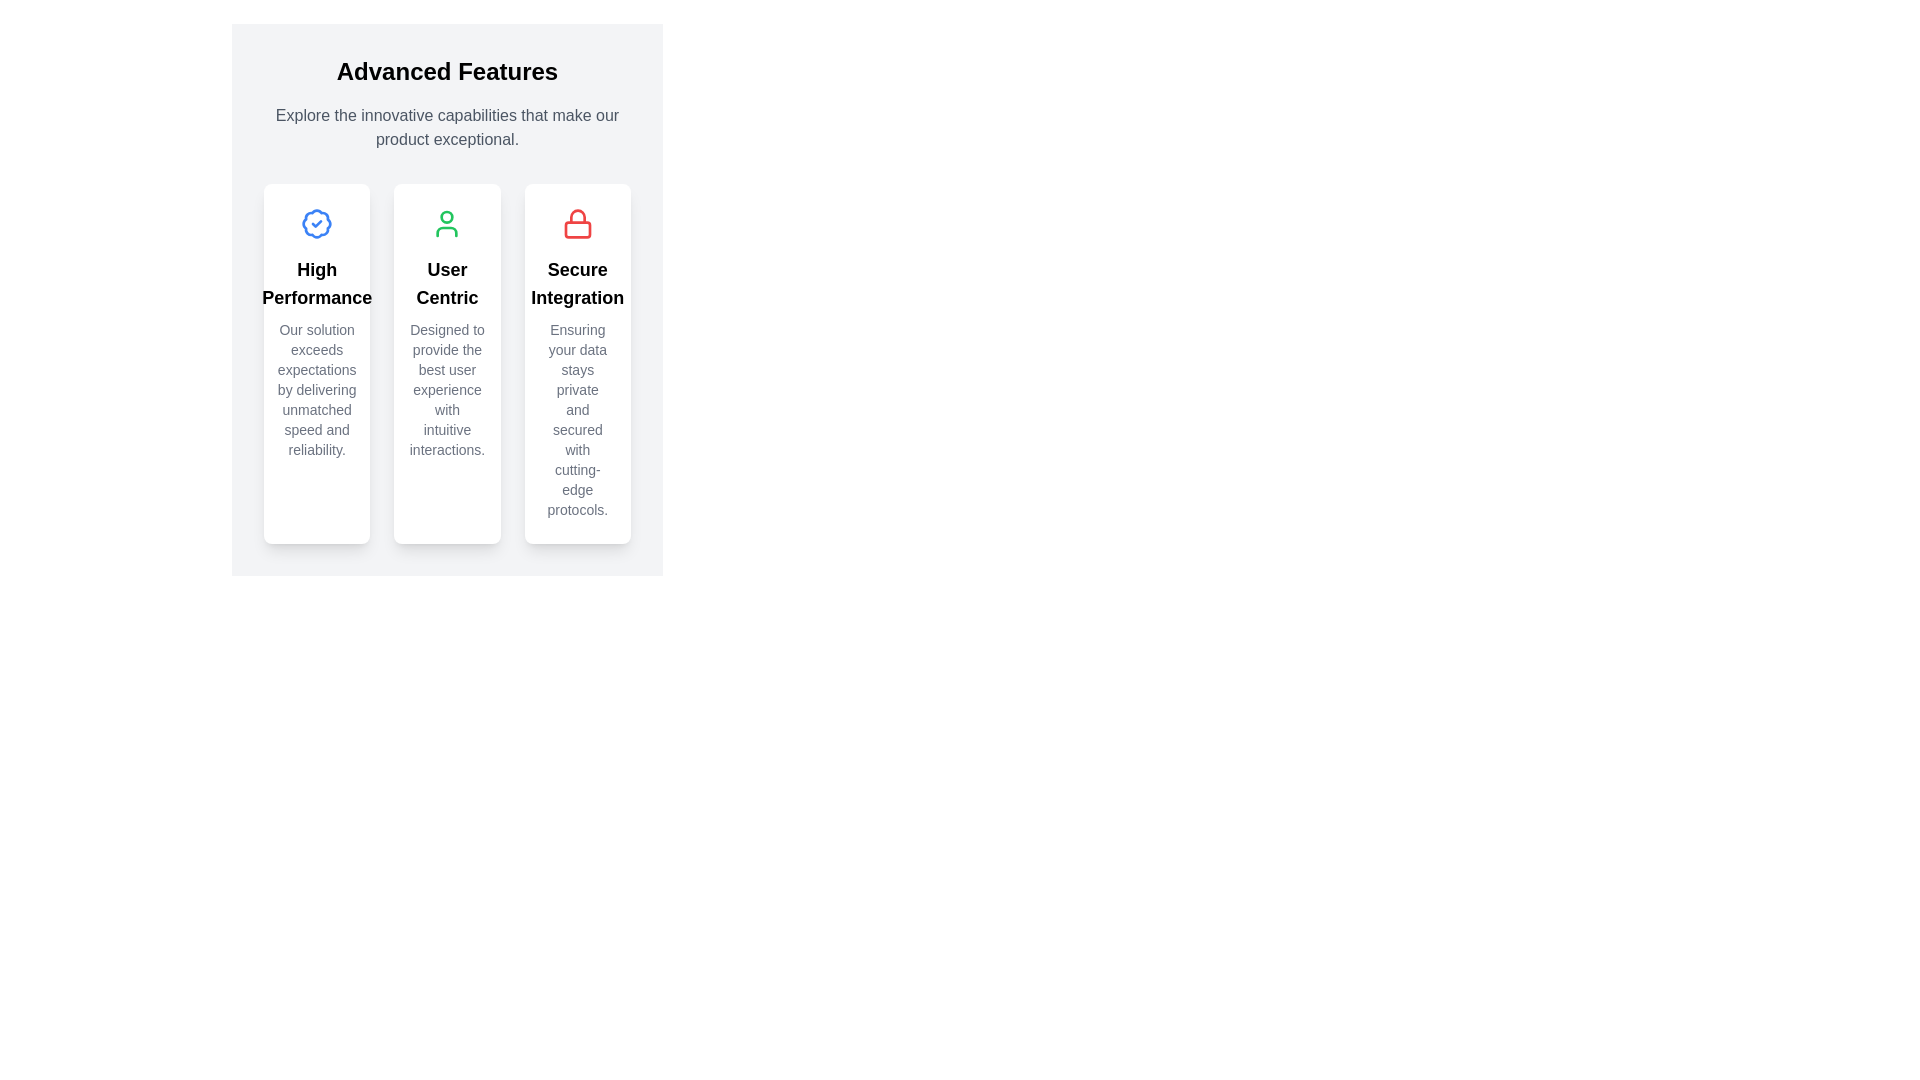 The height and width of the screenshot is (1080, 1920). What do you see at coordinates (576, 229) in the screenshot?
I see `the decorative SVG rectangle that forms part of the lock icon representing secure integration, located in the third feature column` at bounding box center [576, 229].